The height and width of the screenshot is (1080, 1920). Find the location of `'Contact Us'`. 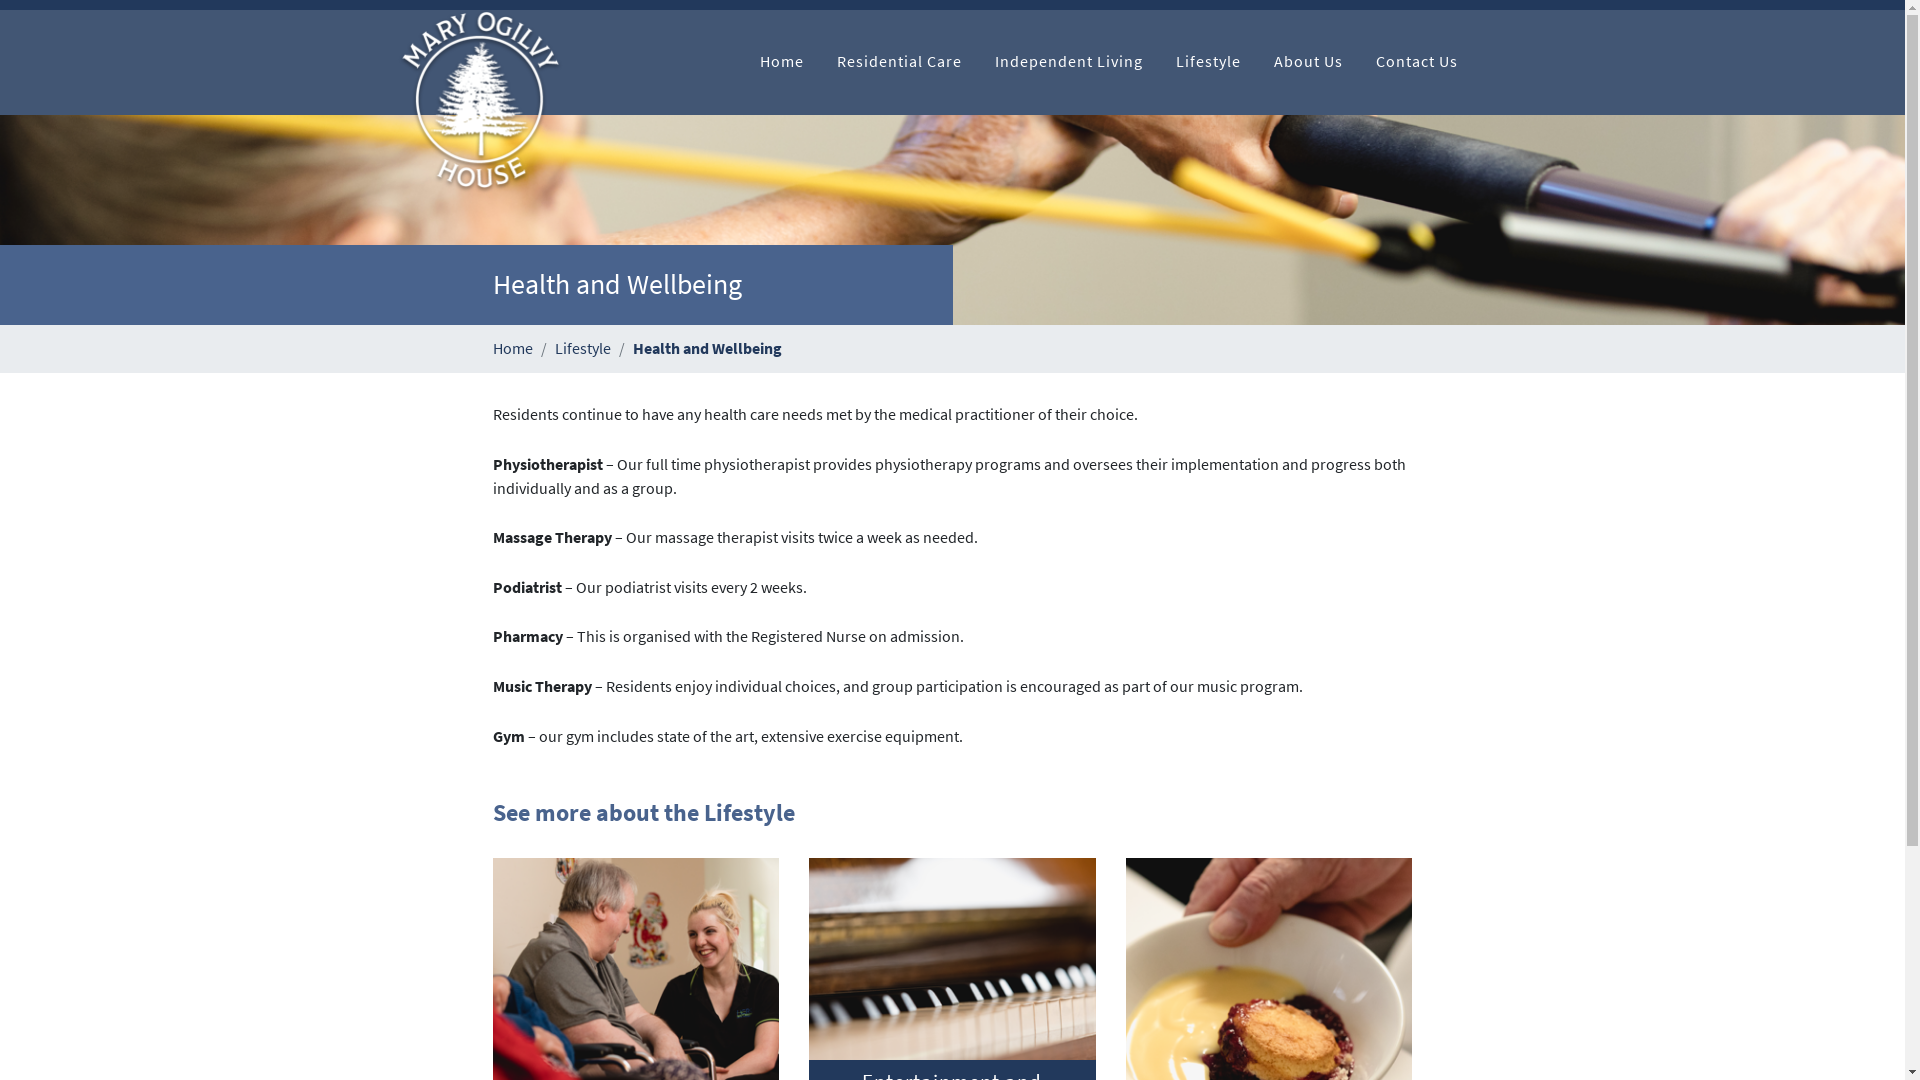

'Contact Us' is located at coordinates (1415, 60).